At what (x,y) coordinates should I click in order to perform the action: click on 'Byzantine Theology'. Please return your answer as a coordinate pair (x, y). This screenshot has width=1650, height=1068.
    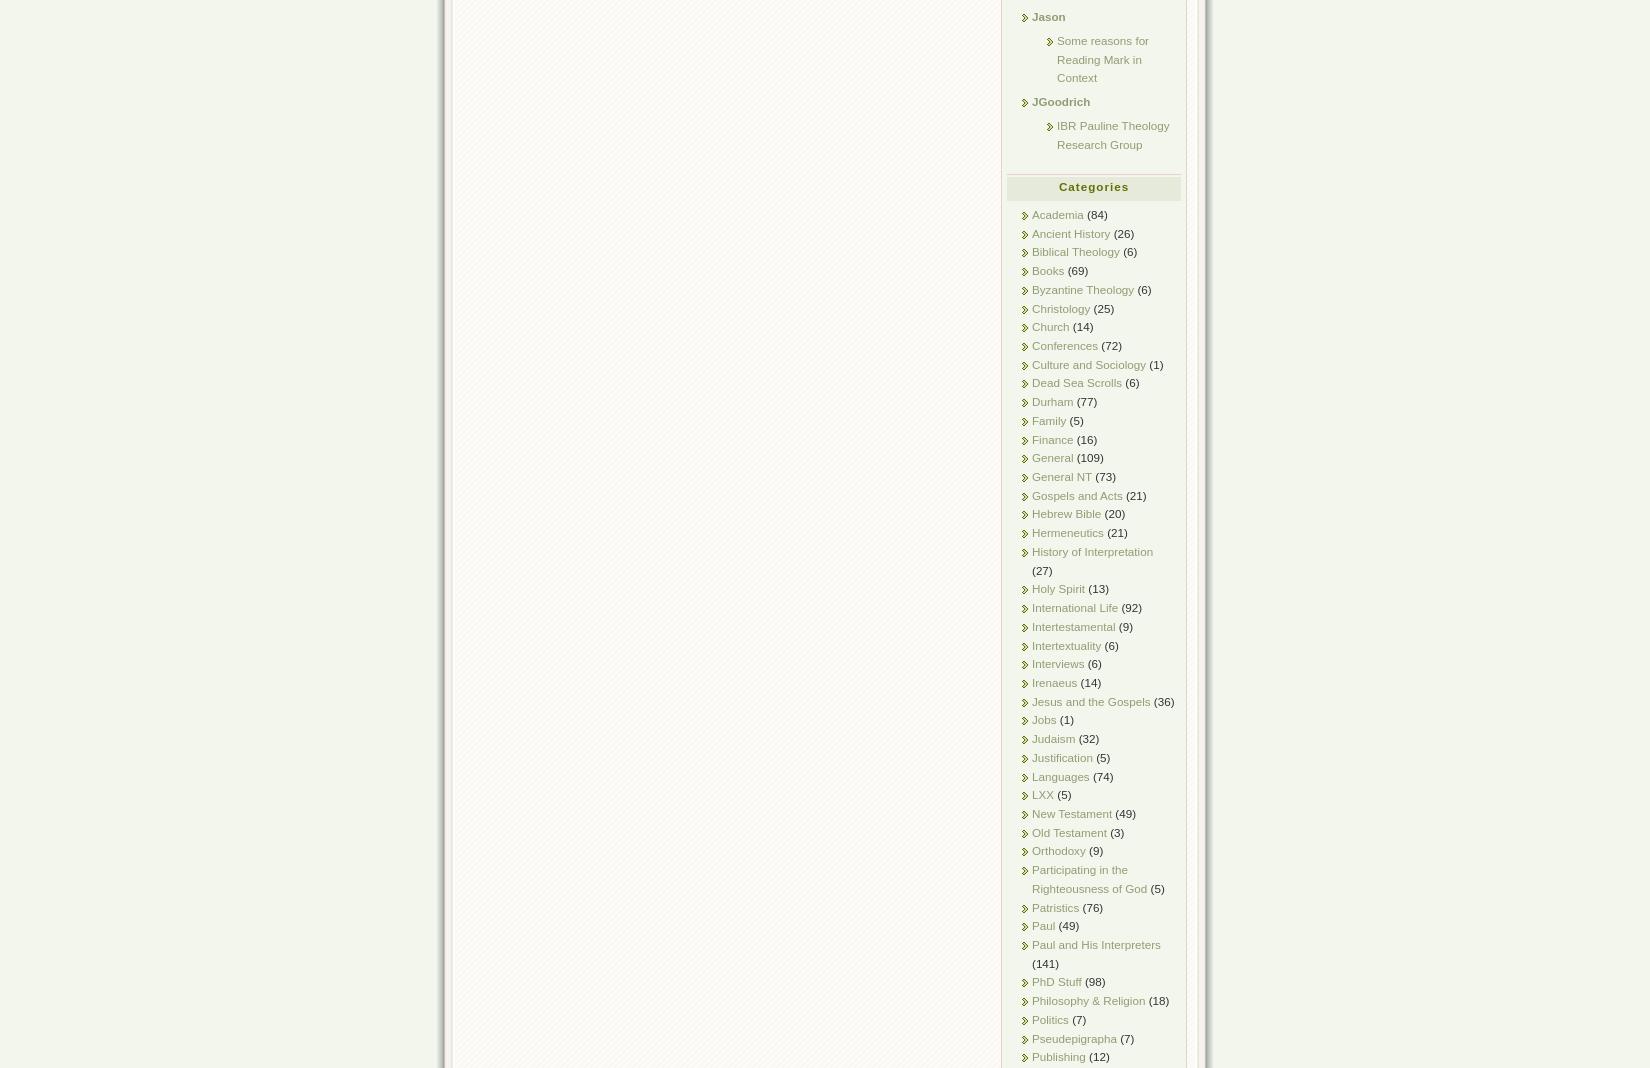
    Looking at the image, I should click on (1083, 287).